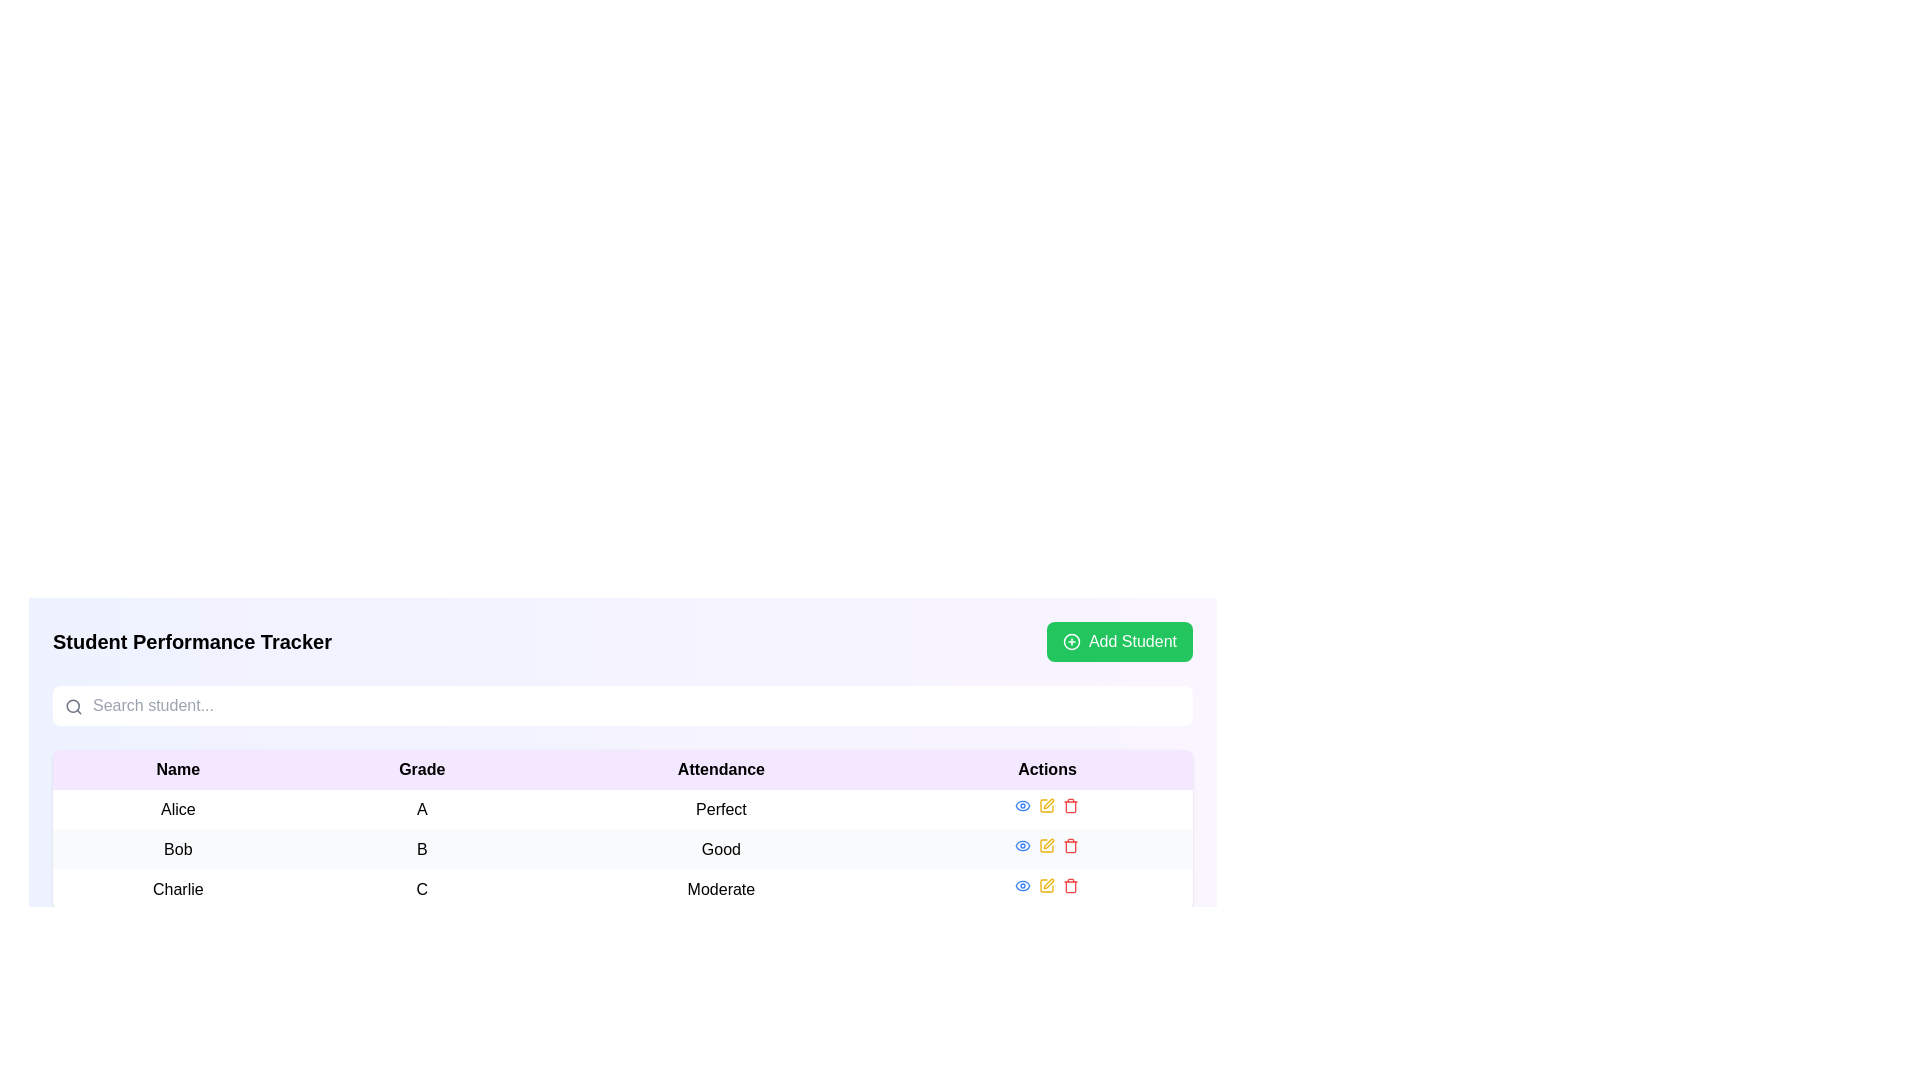 The height and width of the screenshot is (1080, 1920). What do you see at coordinates (622, 849) in the screenshot?
I see `the table row displaying information about the person named Bob` at bounding box center [622, 849].